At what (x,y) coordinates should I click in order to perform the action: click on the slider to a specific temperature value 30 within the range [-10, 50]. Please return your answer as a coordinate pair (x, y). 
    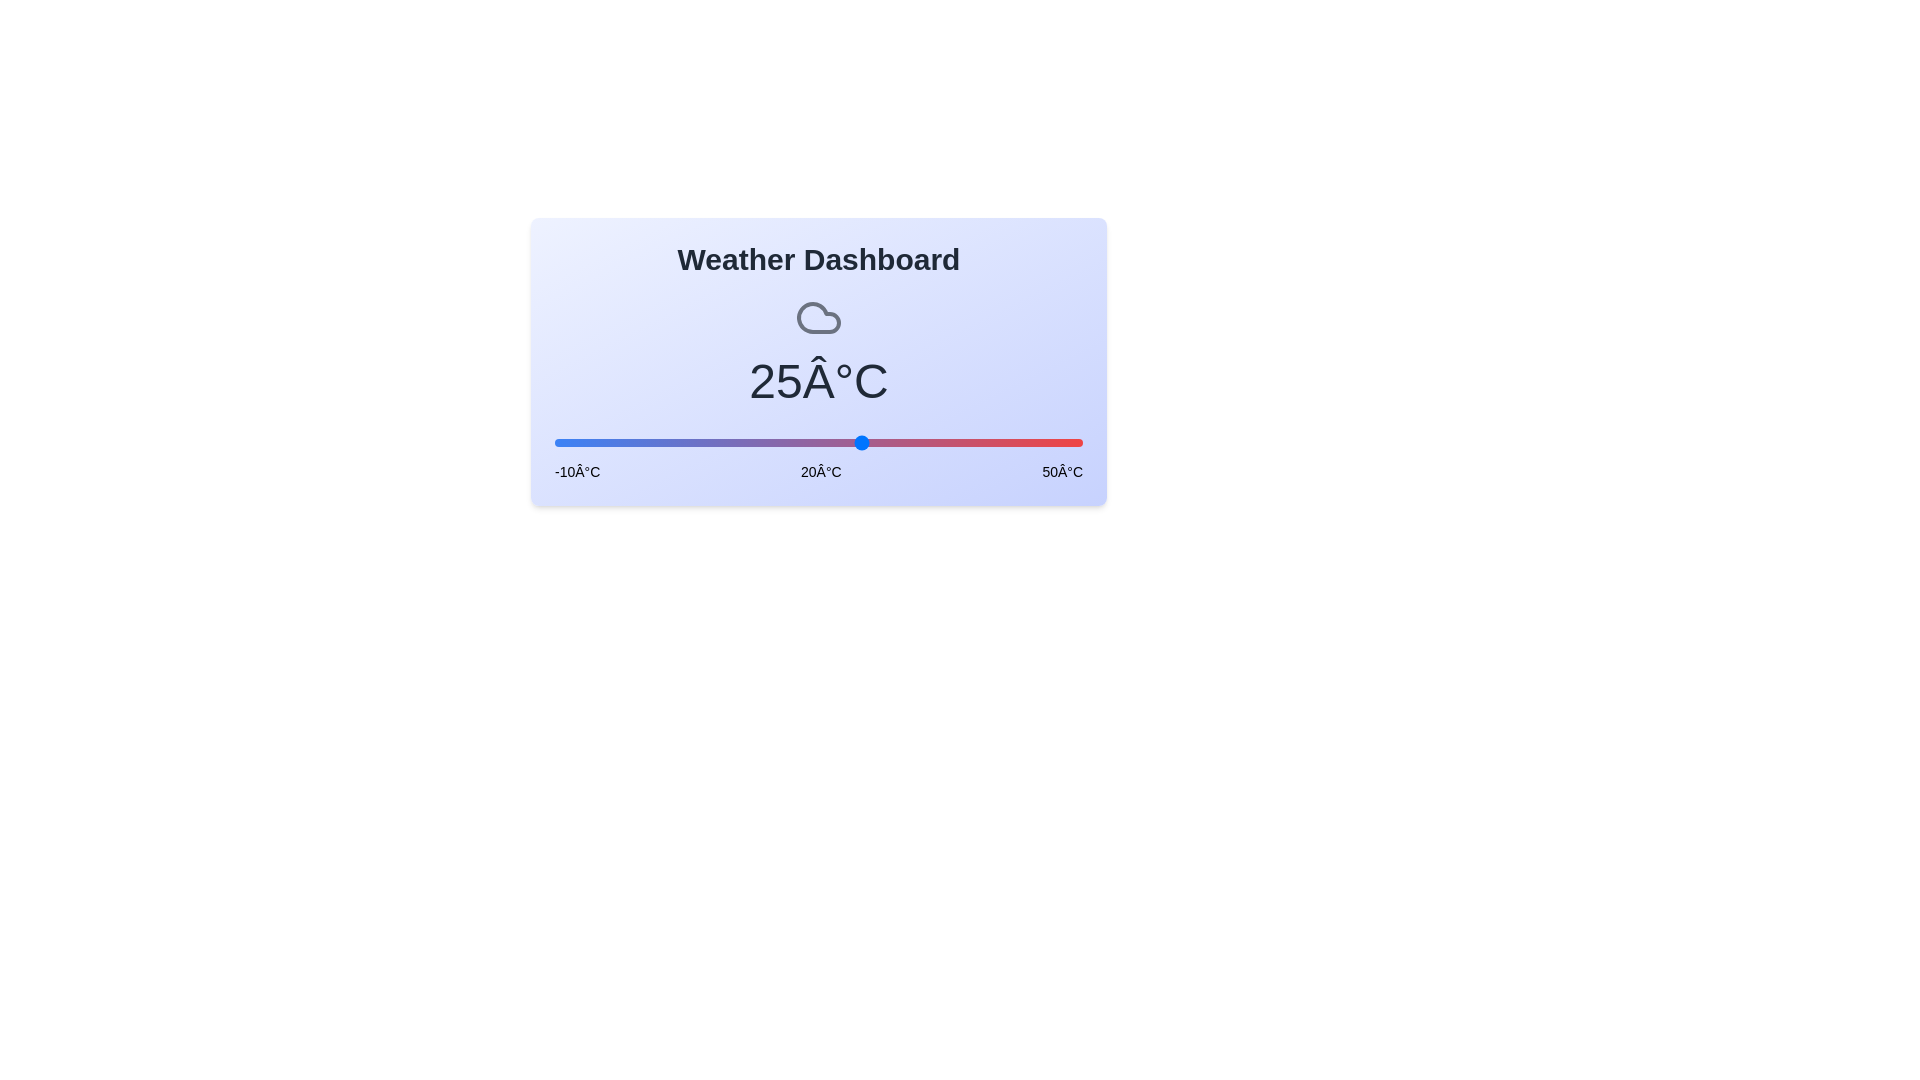
    Looking at the image, I should click on (906, 442).